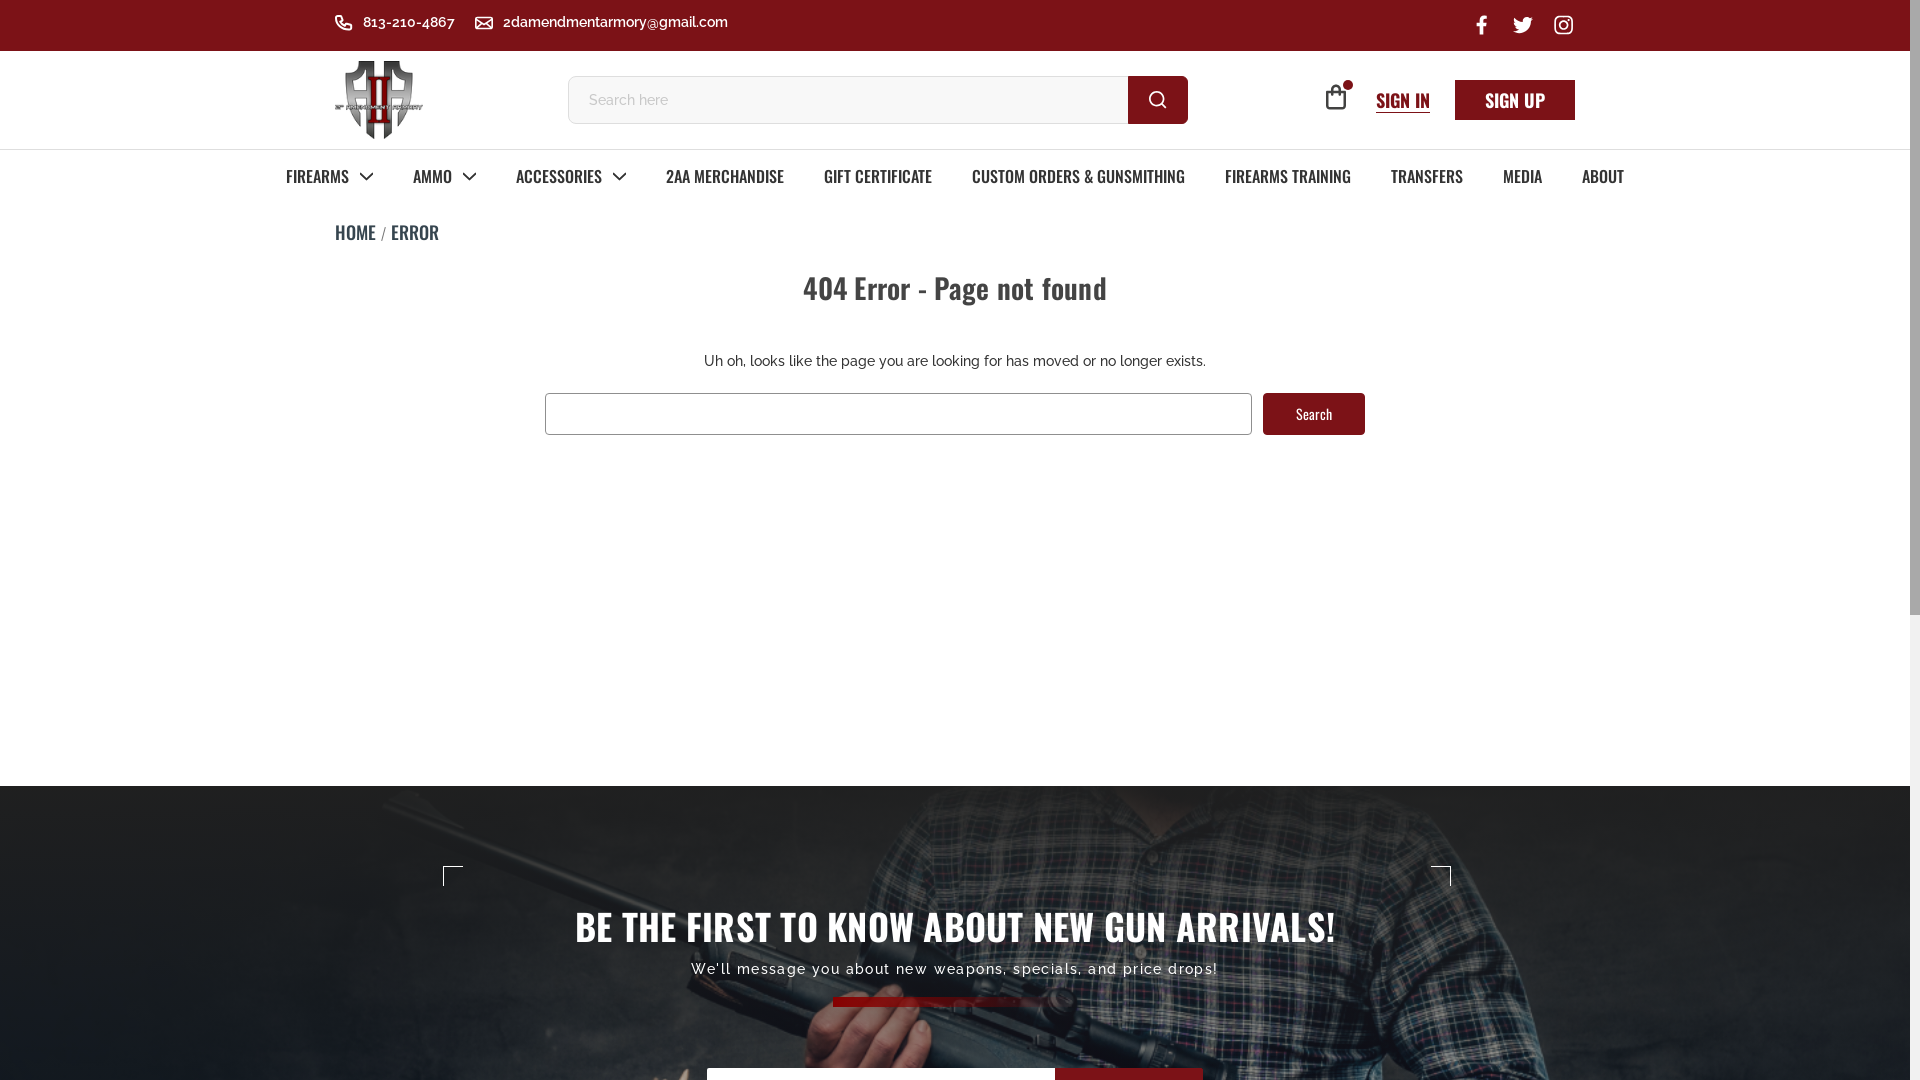 The height and width of the screenshot is (1080, 1920). I want to click on 'GIFT CERTIFICATE', so click(878, 175).